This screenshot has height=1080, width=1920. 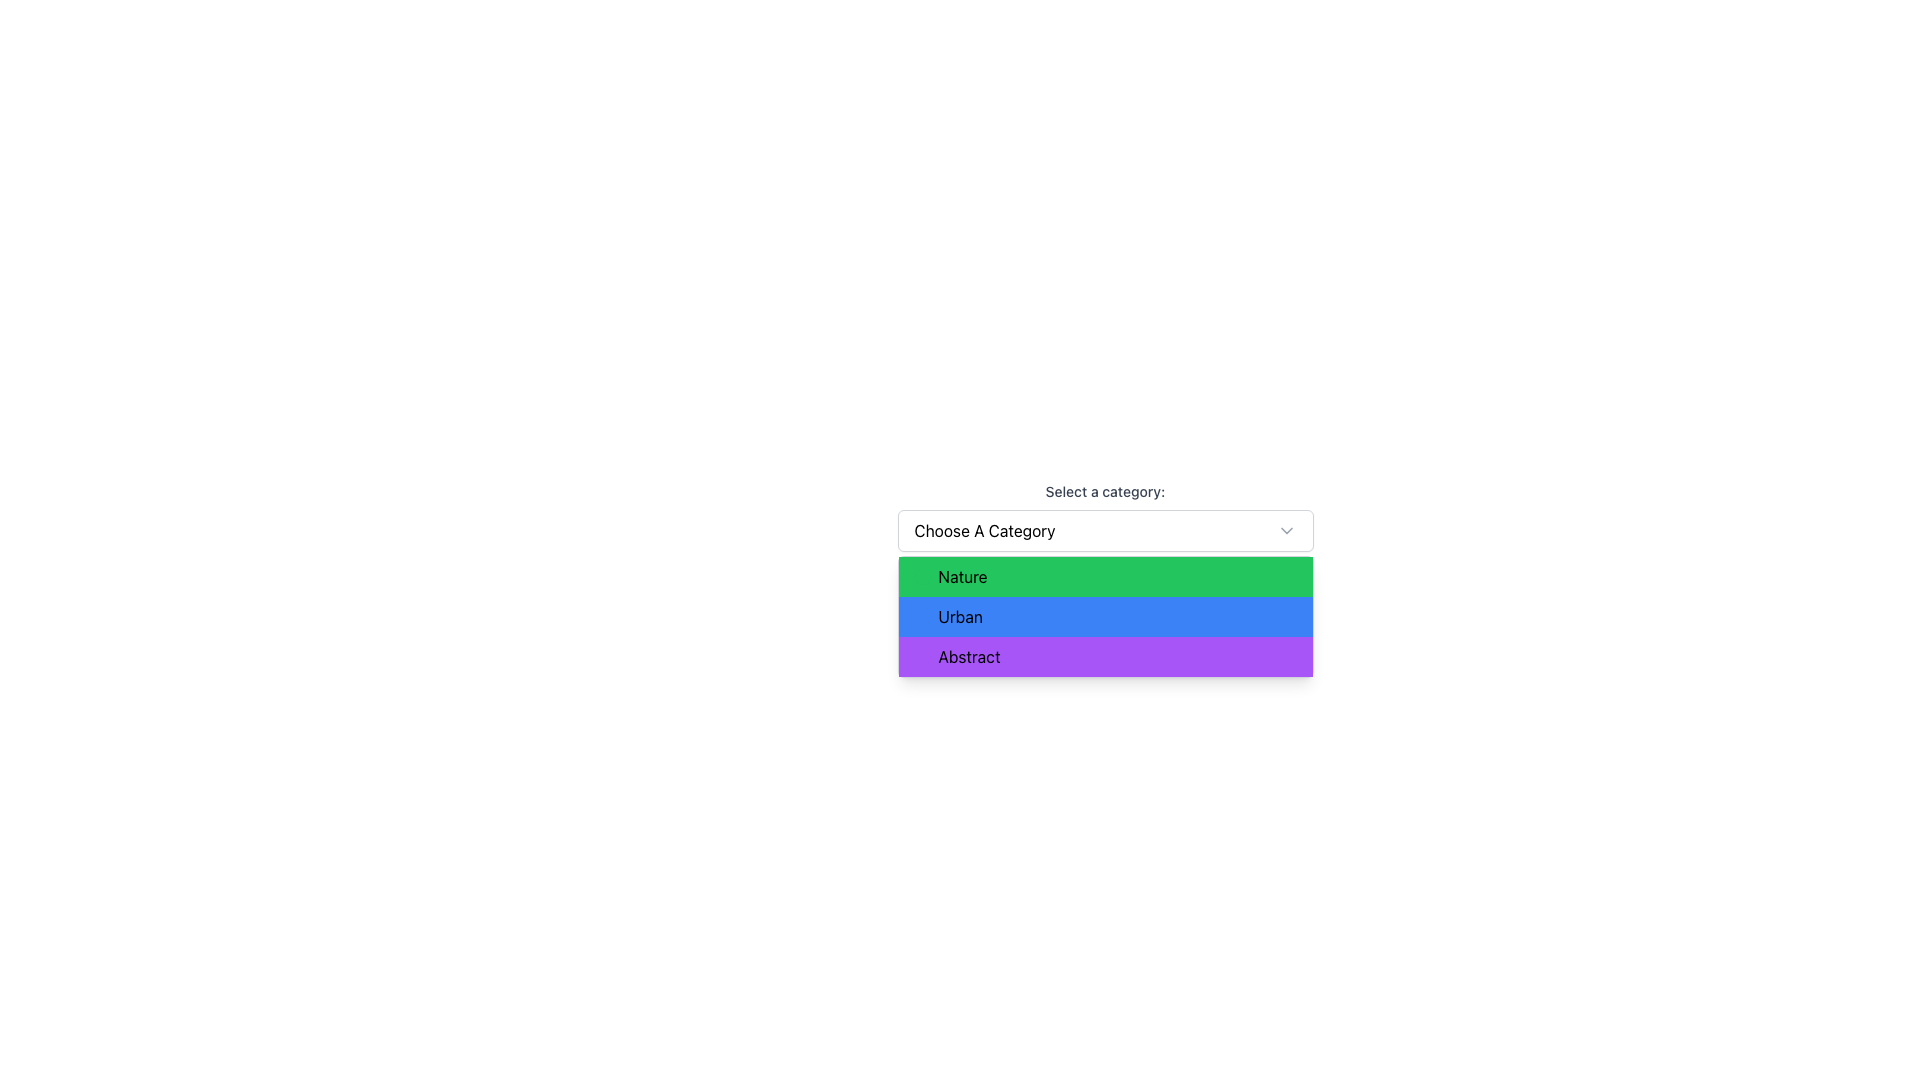 I want to click on the third selectable list item labeled 'Abstract' within the options menu, so click(x=1104, y=656).